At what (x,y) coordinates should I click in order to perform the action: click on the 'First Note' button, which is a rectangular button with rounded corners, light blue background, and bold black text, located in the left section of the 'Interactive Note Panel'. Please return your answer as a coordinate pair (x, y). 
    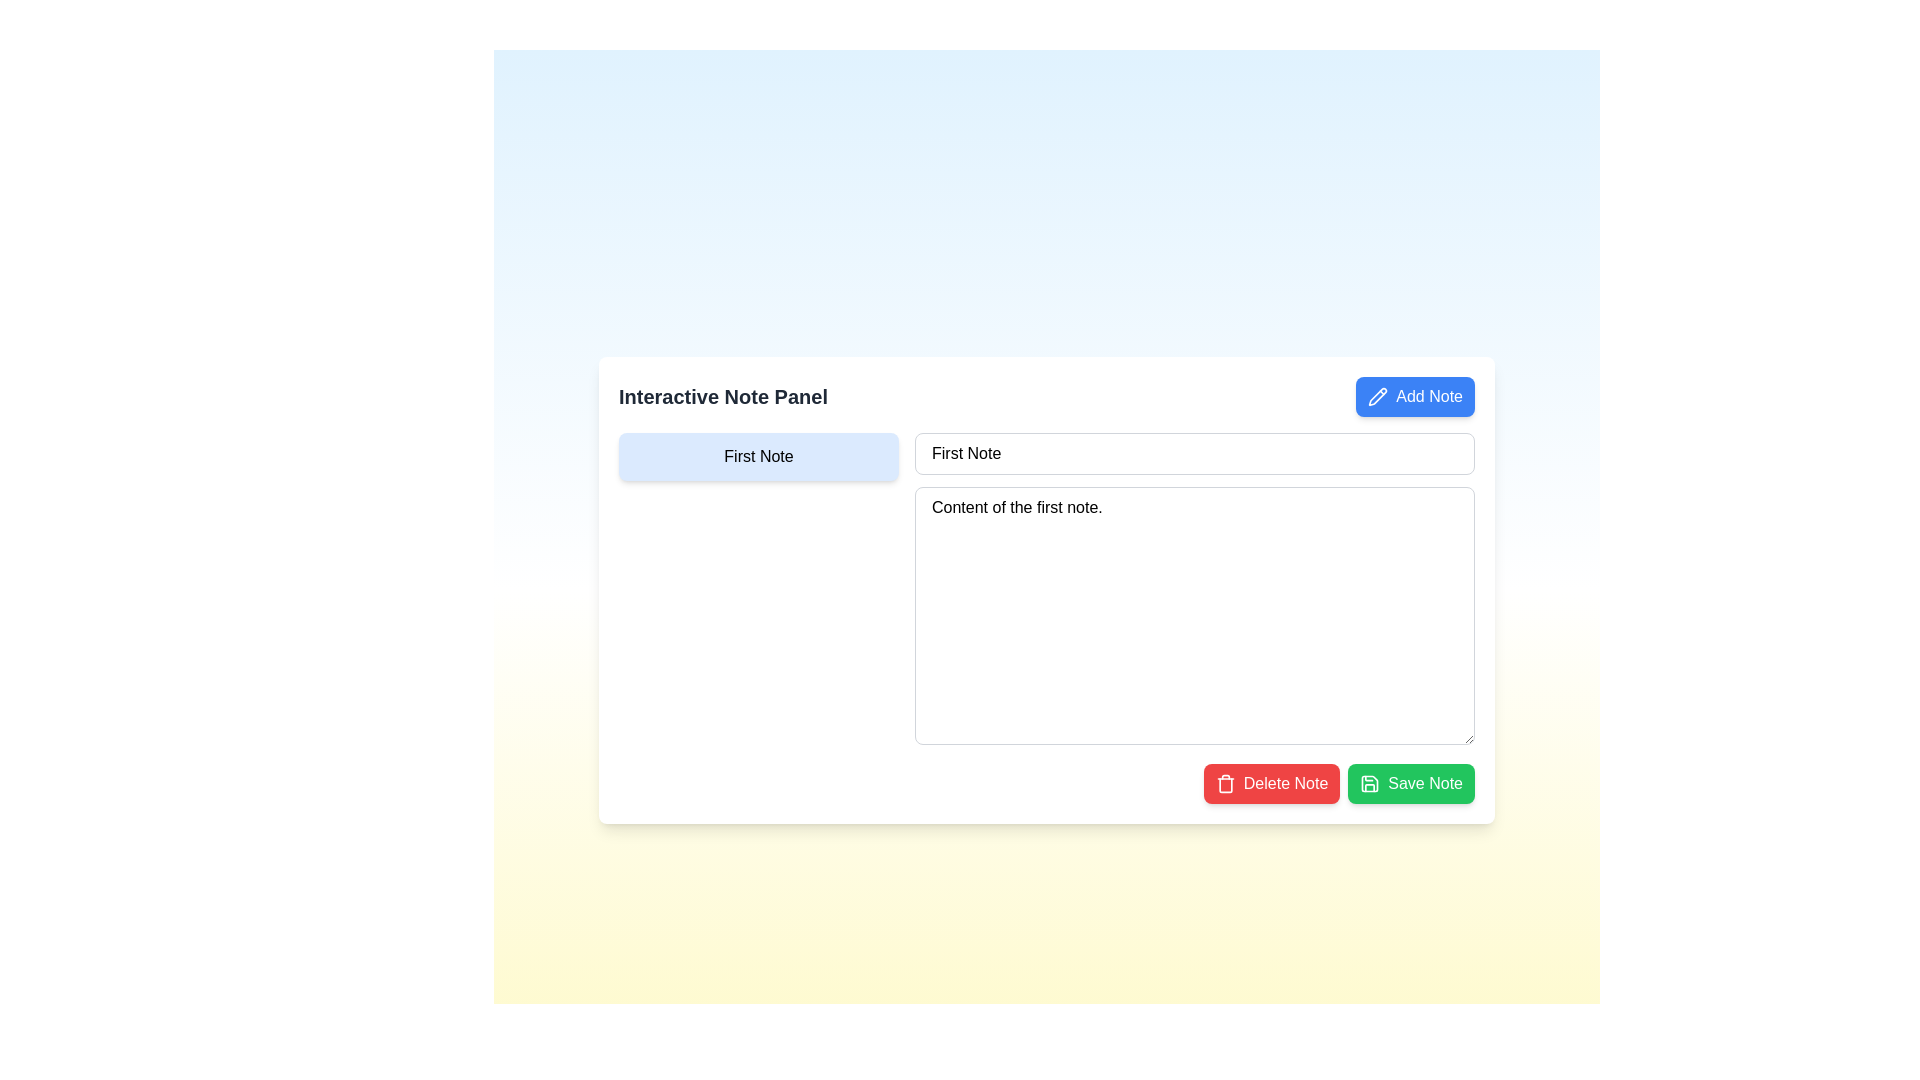
    Looking at the image, I should click on (757, 455).